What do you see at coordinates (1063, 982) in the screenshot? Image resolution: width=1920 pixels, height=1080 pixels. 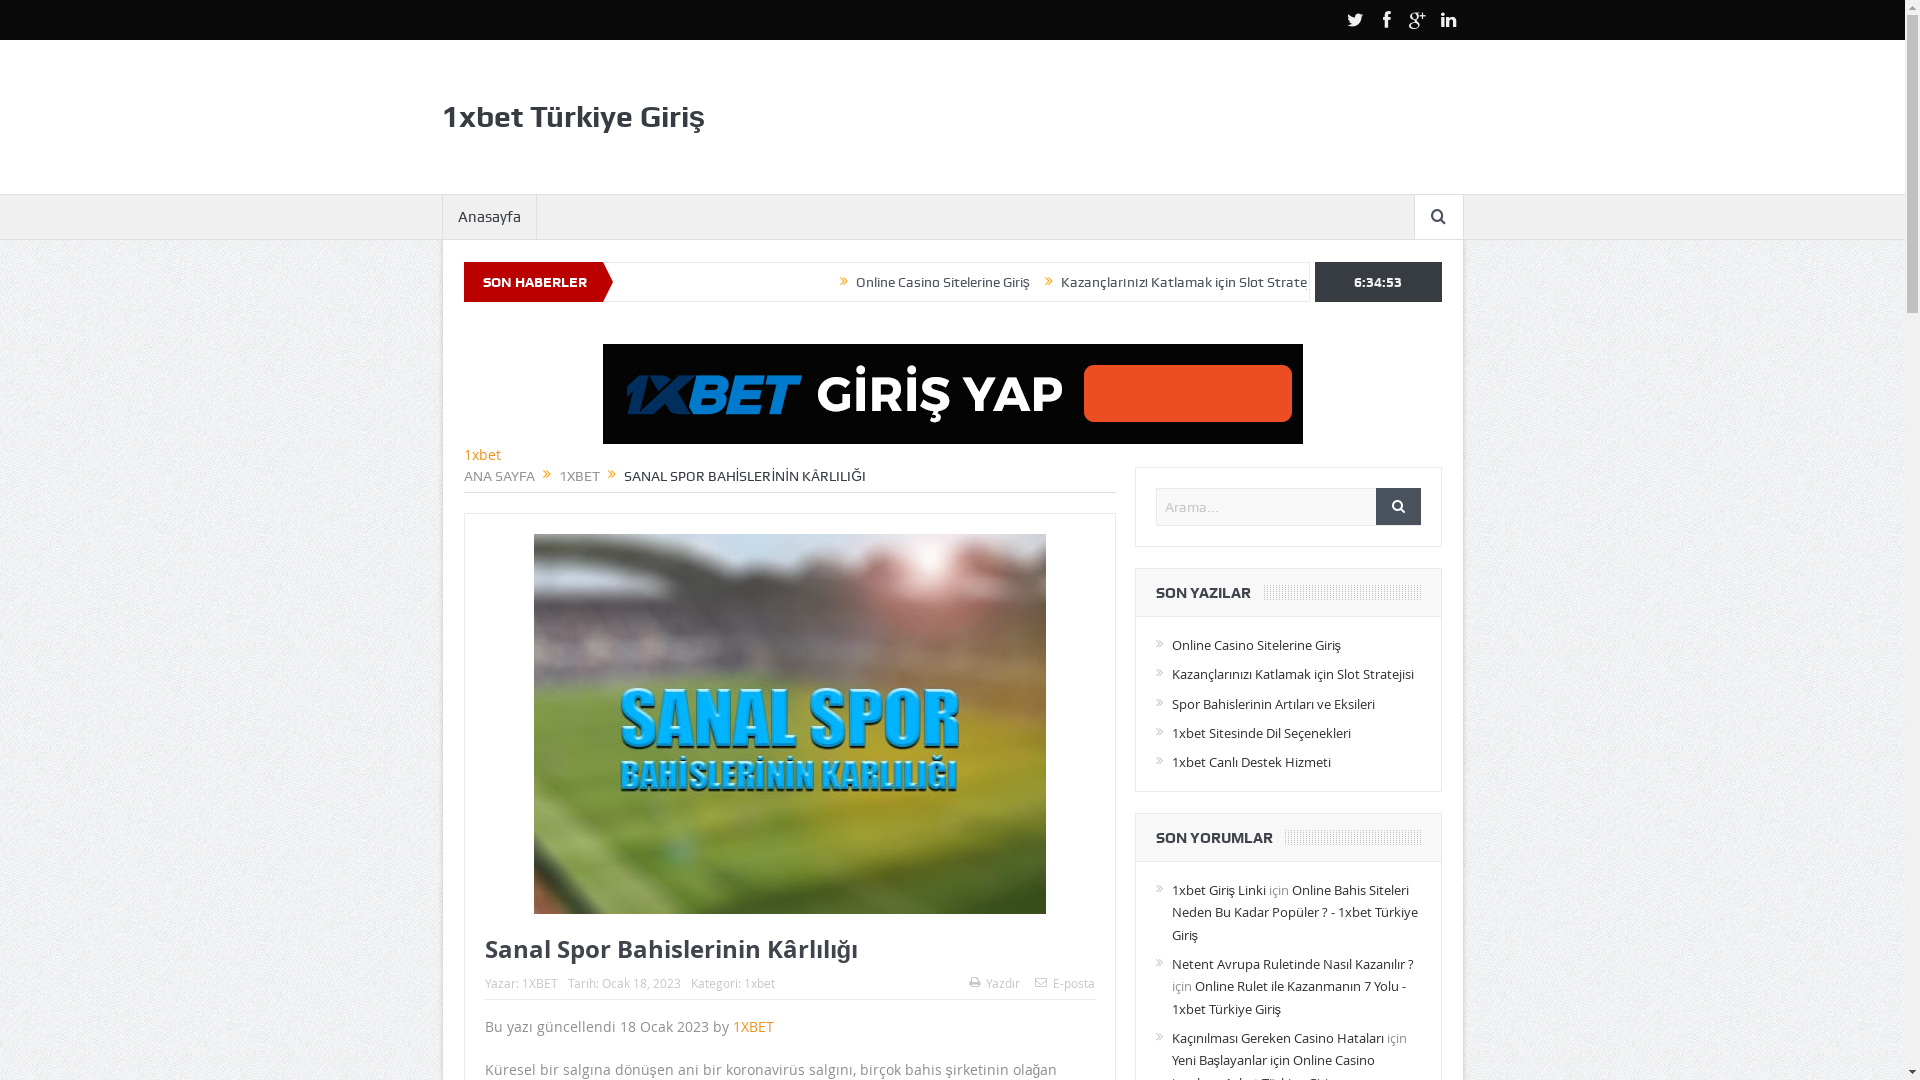 I see `'E-posta'` at bounding box center [1063, 982].